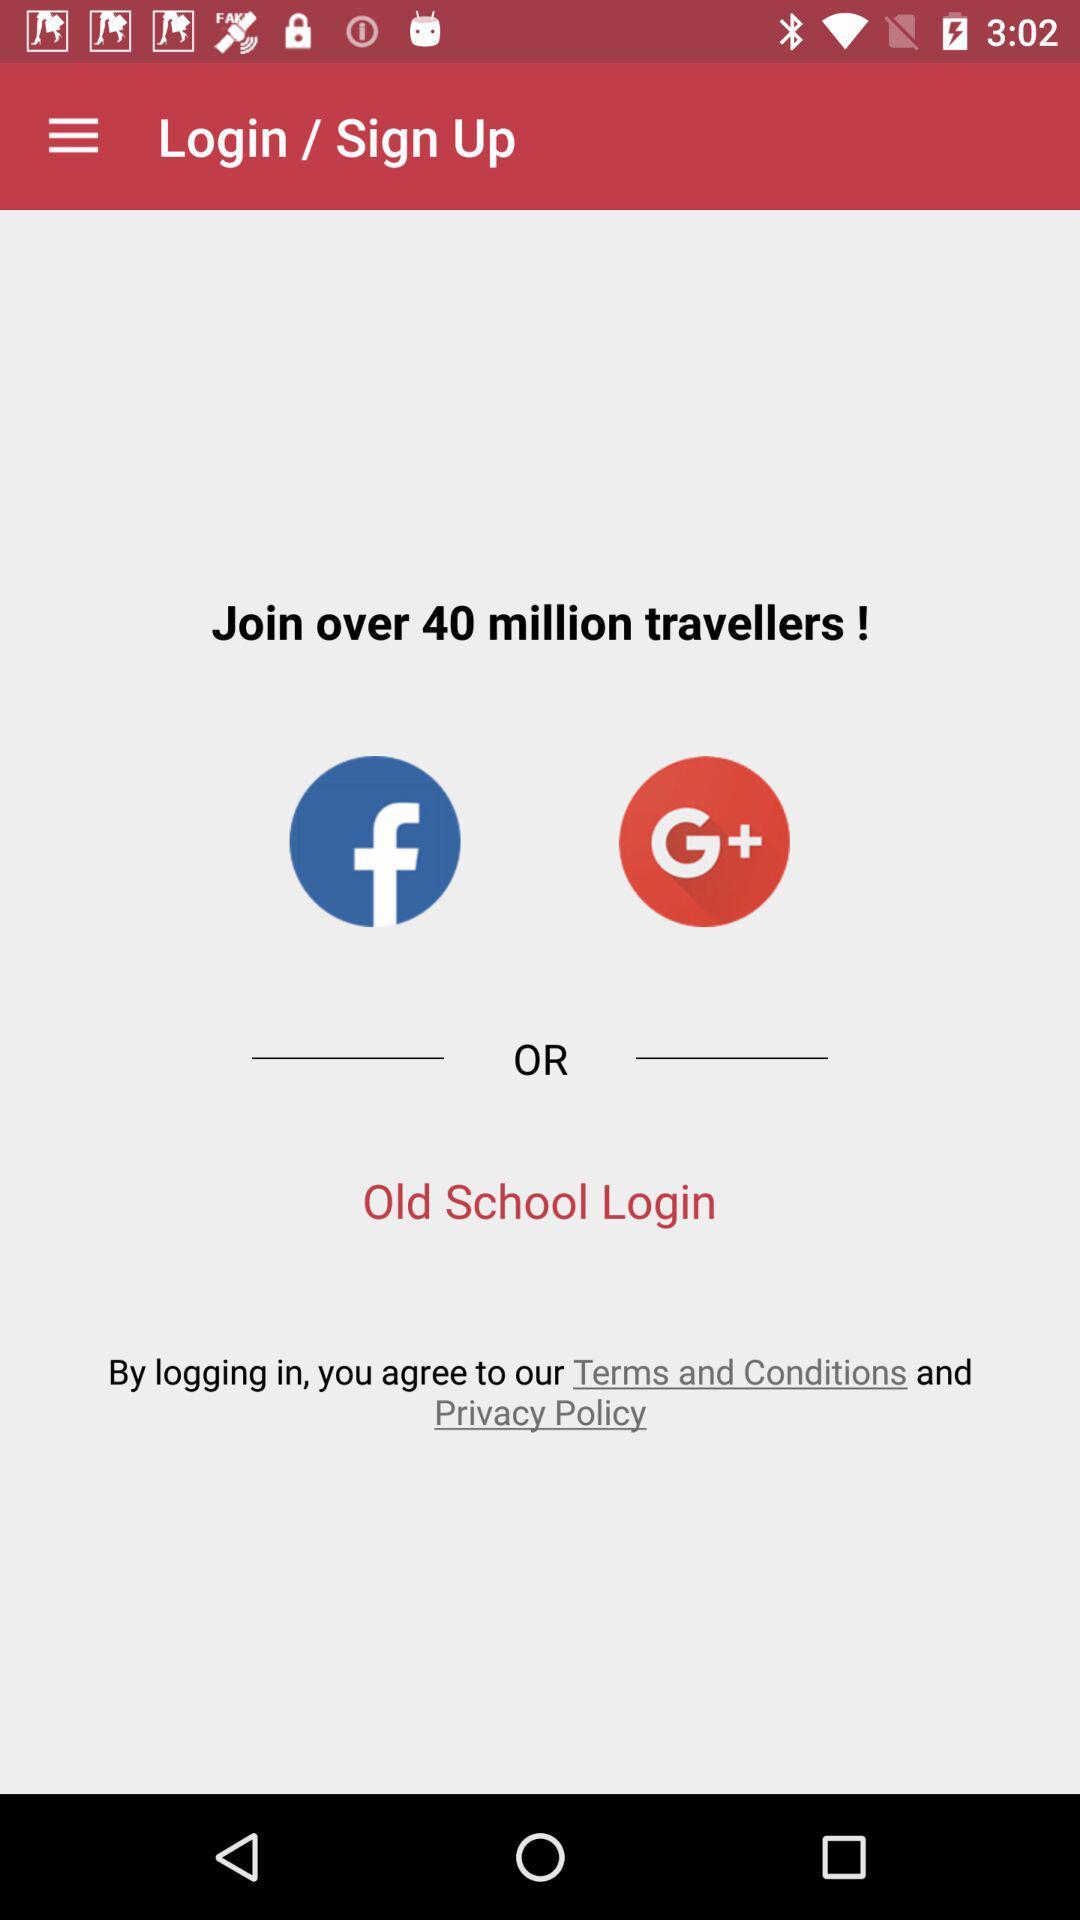  What do you see at coordinates (72, 135) in the screenshot?
I see `item above the join over 40 item` at bounding box center [72, 135].